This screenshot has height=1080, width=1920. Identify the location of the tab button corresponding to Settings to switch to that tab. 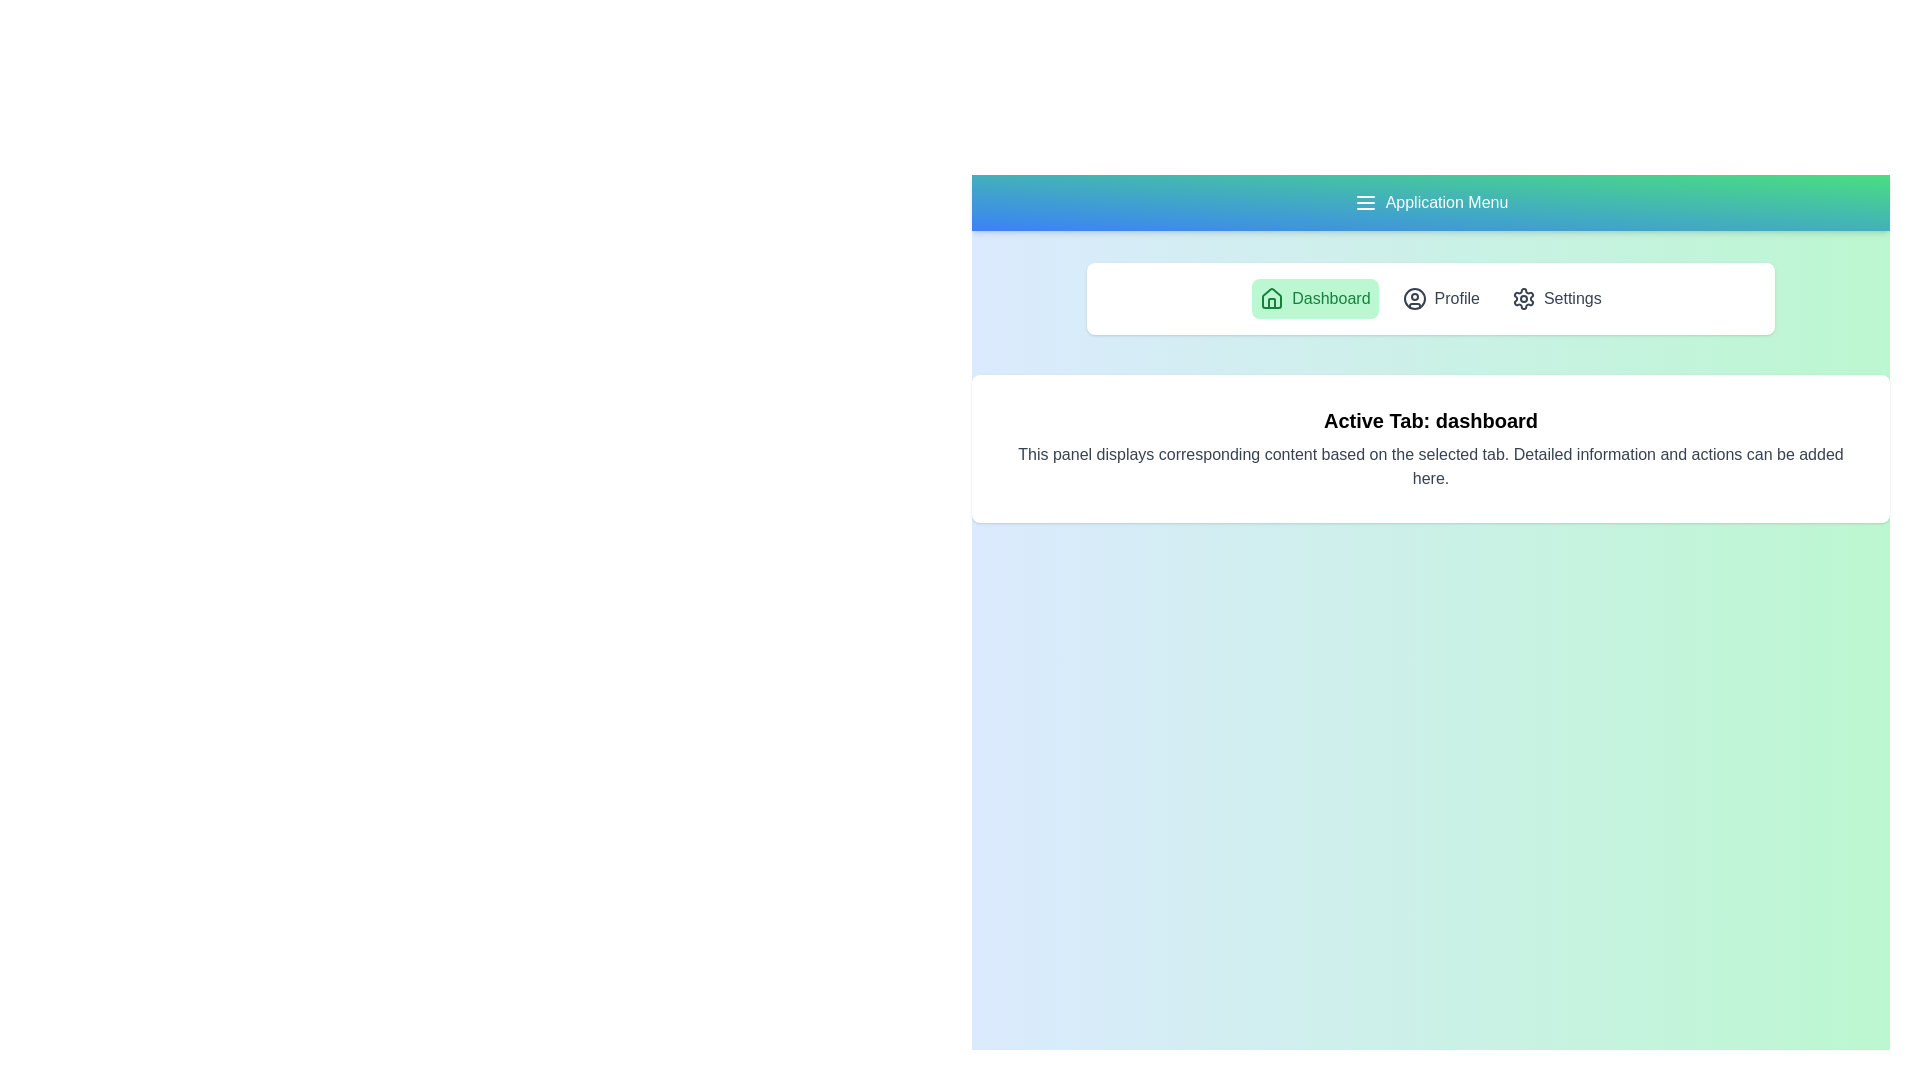
(1554, 299).